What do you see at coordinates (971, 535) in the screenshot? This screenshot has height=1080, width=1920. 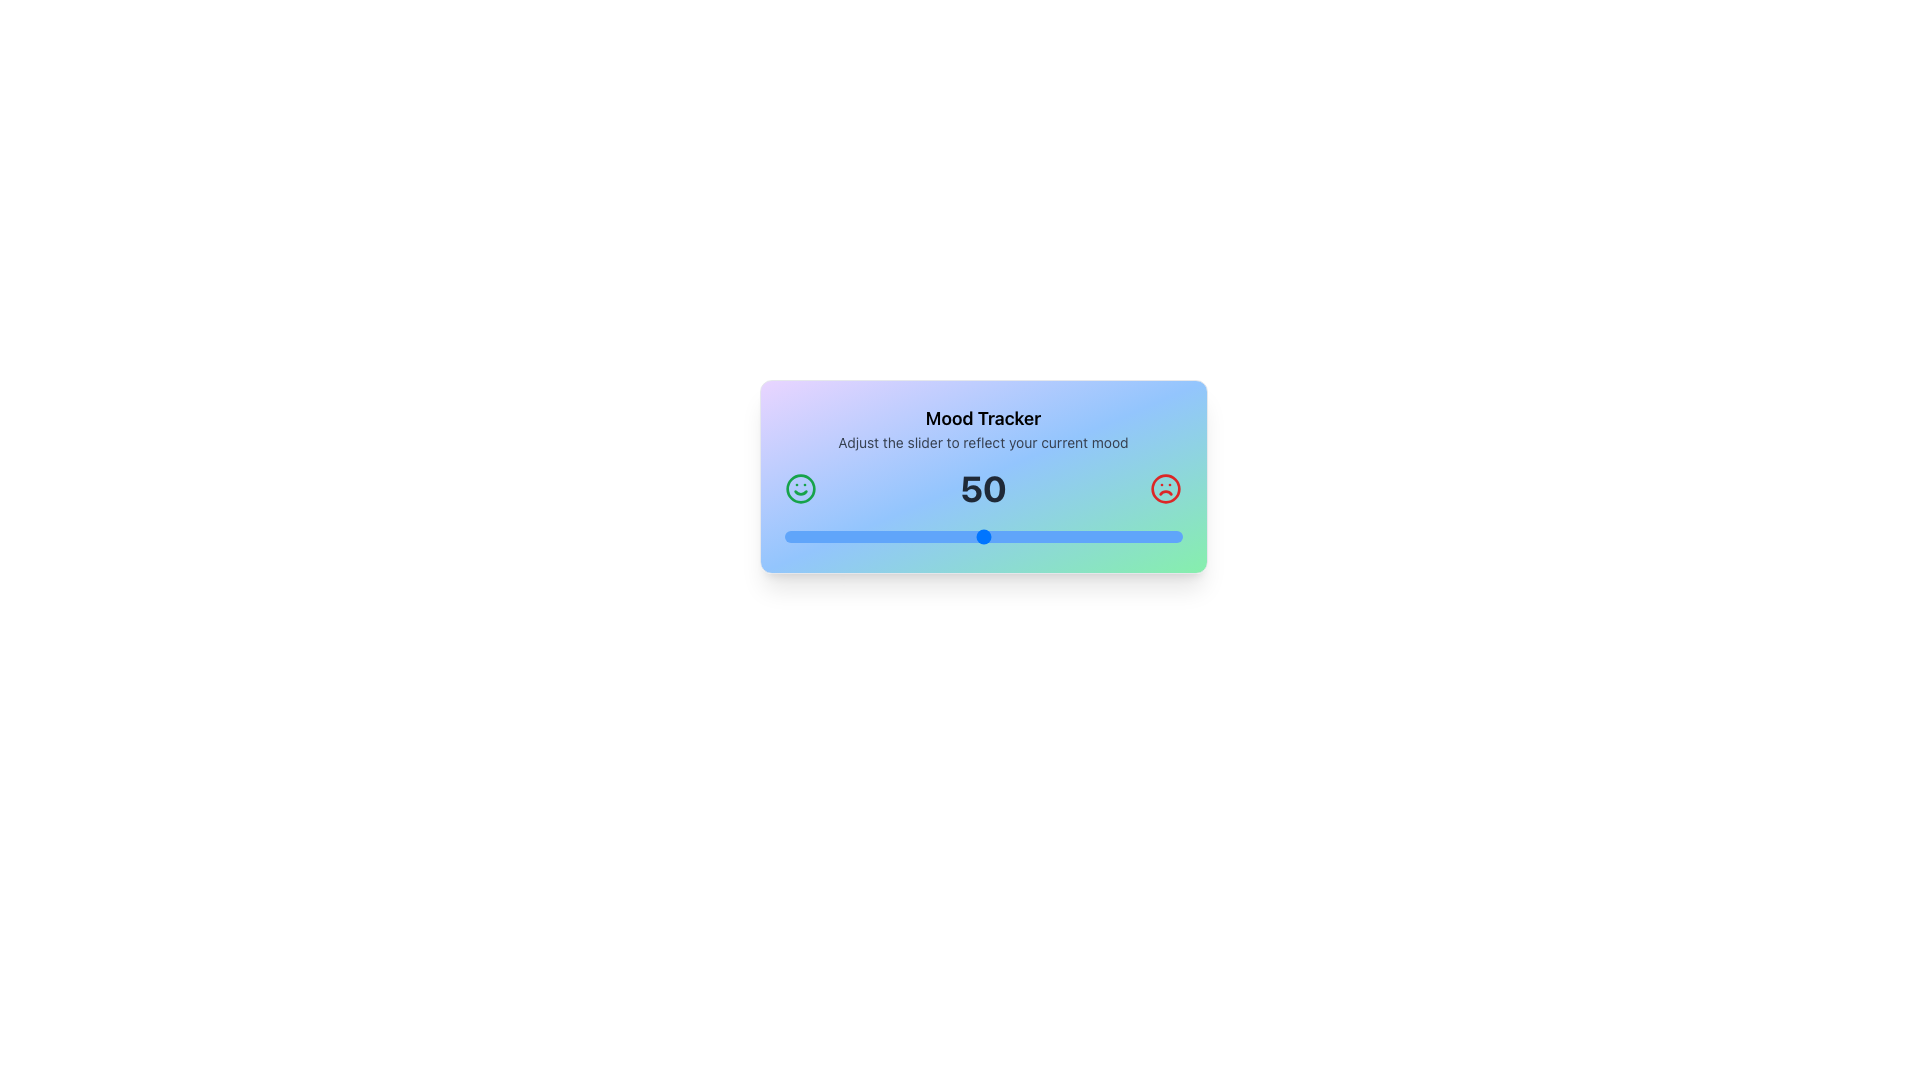 I see `the mood slider value` at bounding box center [971, 535].